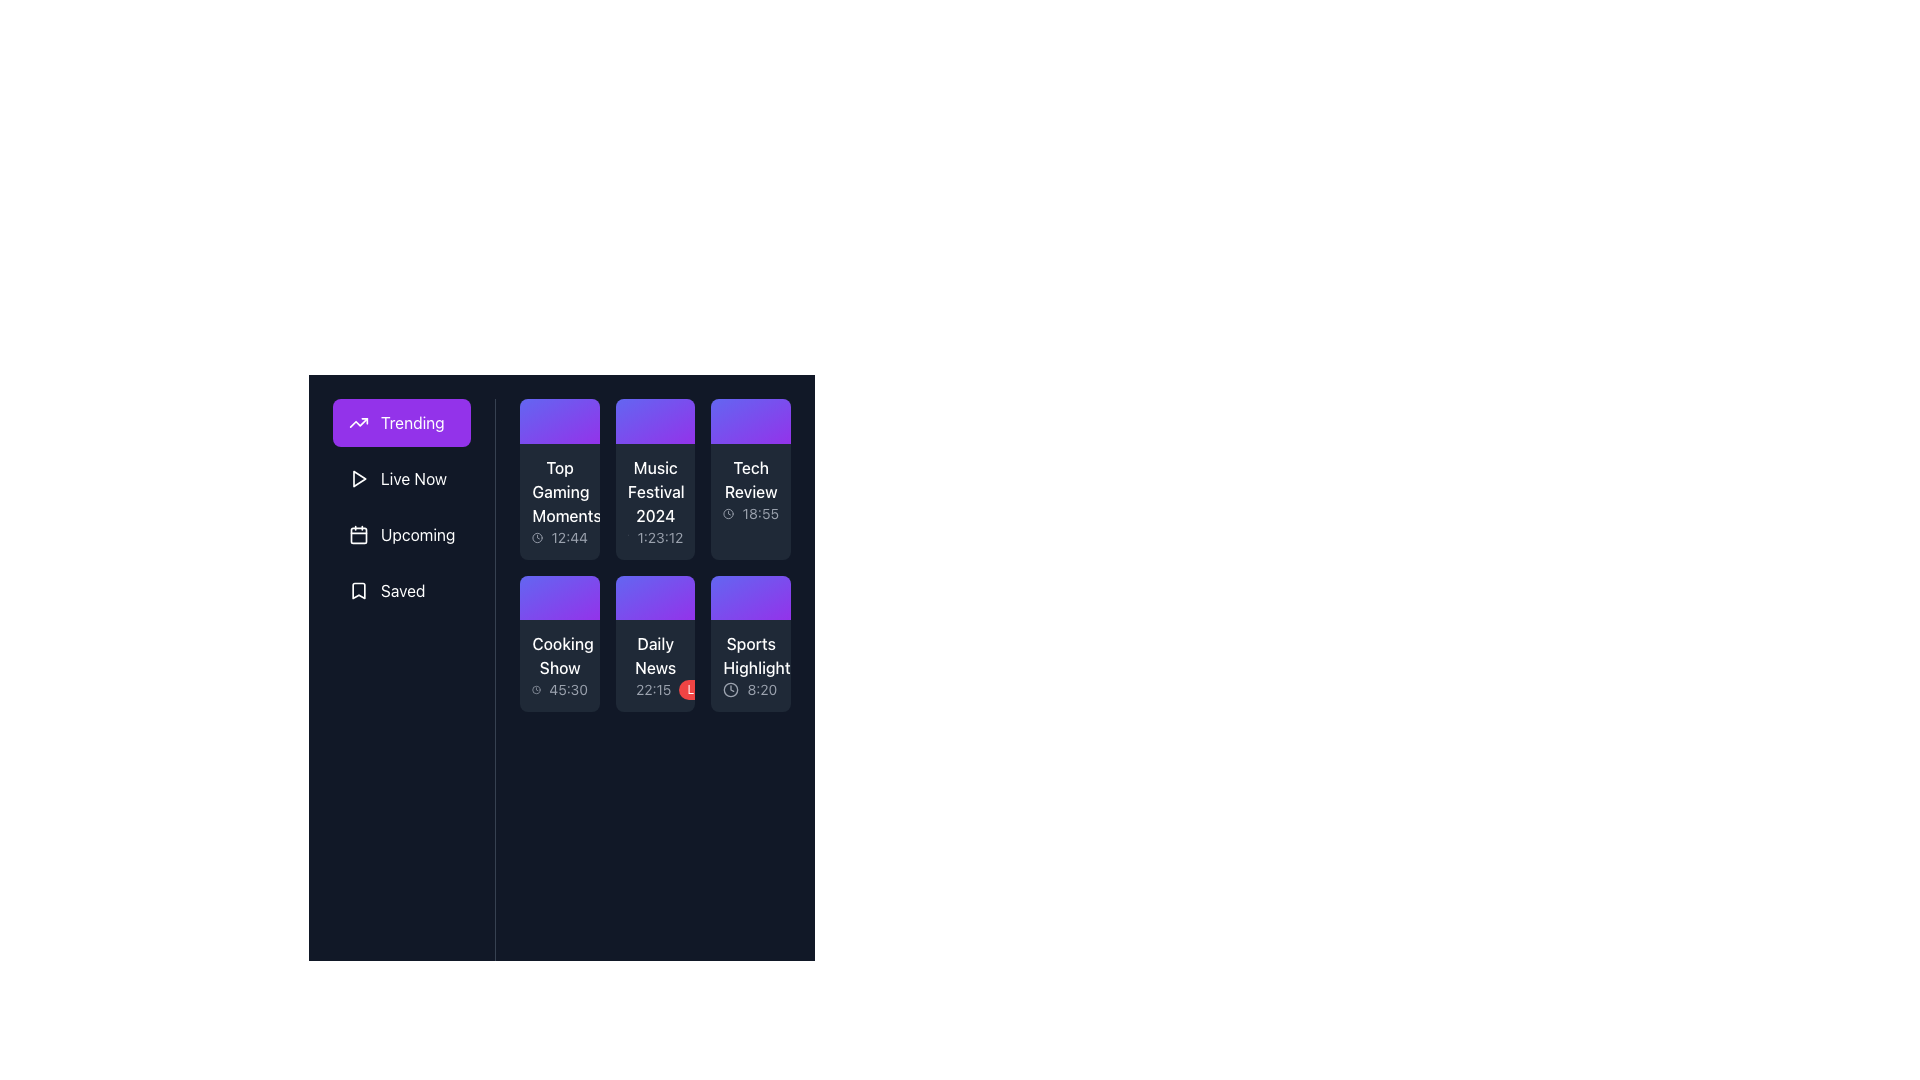 The height and width of the screenshot is (1080, 1920). What do you see at coordinates (660, 536) in the screenshot?
I see `the time duration text label located below the title 'Music Festival 2024' in the third card from the left in the top row of the grid layout` at bounding box center [660, 536].